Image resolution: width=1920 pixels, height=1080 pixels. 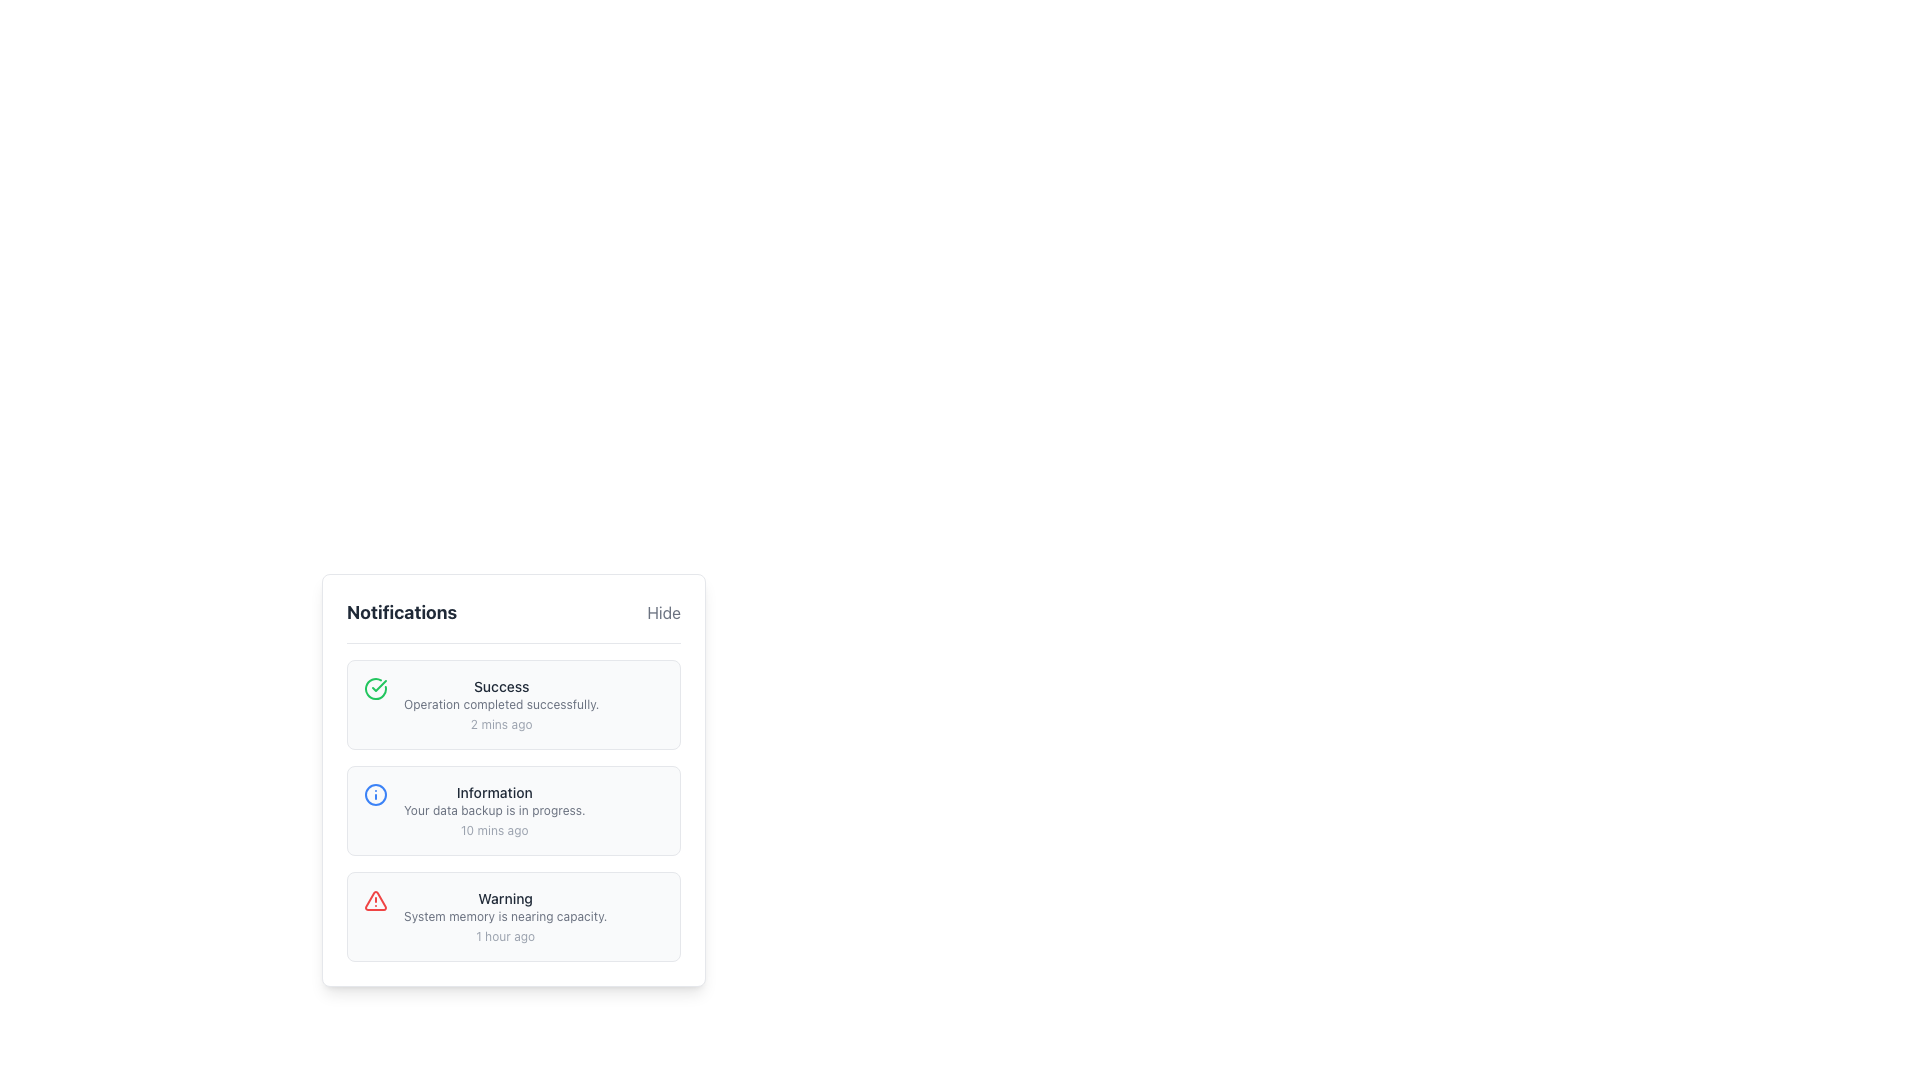 I want to click on text of the 'Warning' label, which is a small-sized, medium-weight, dark gray text element located at the top of the third notification card in a vertical list of notifications, so click(x=505, y=897).